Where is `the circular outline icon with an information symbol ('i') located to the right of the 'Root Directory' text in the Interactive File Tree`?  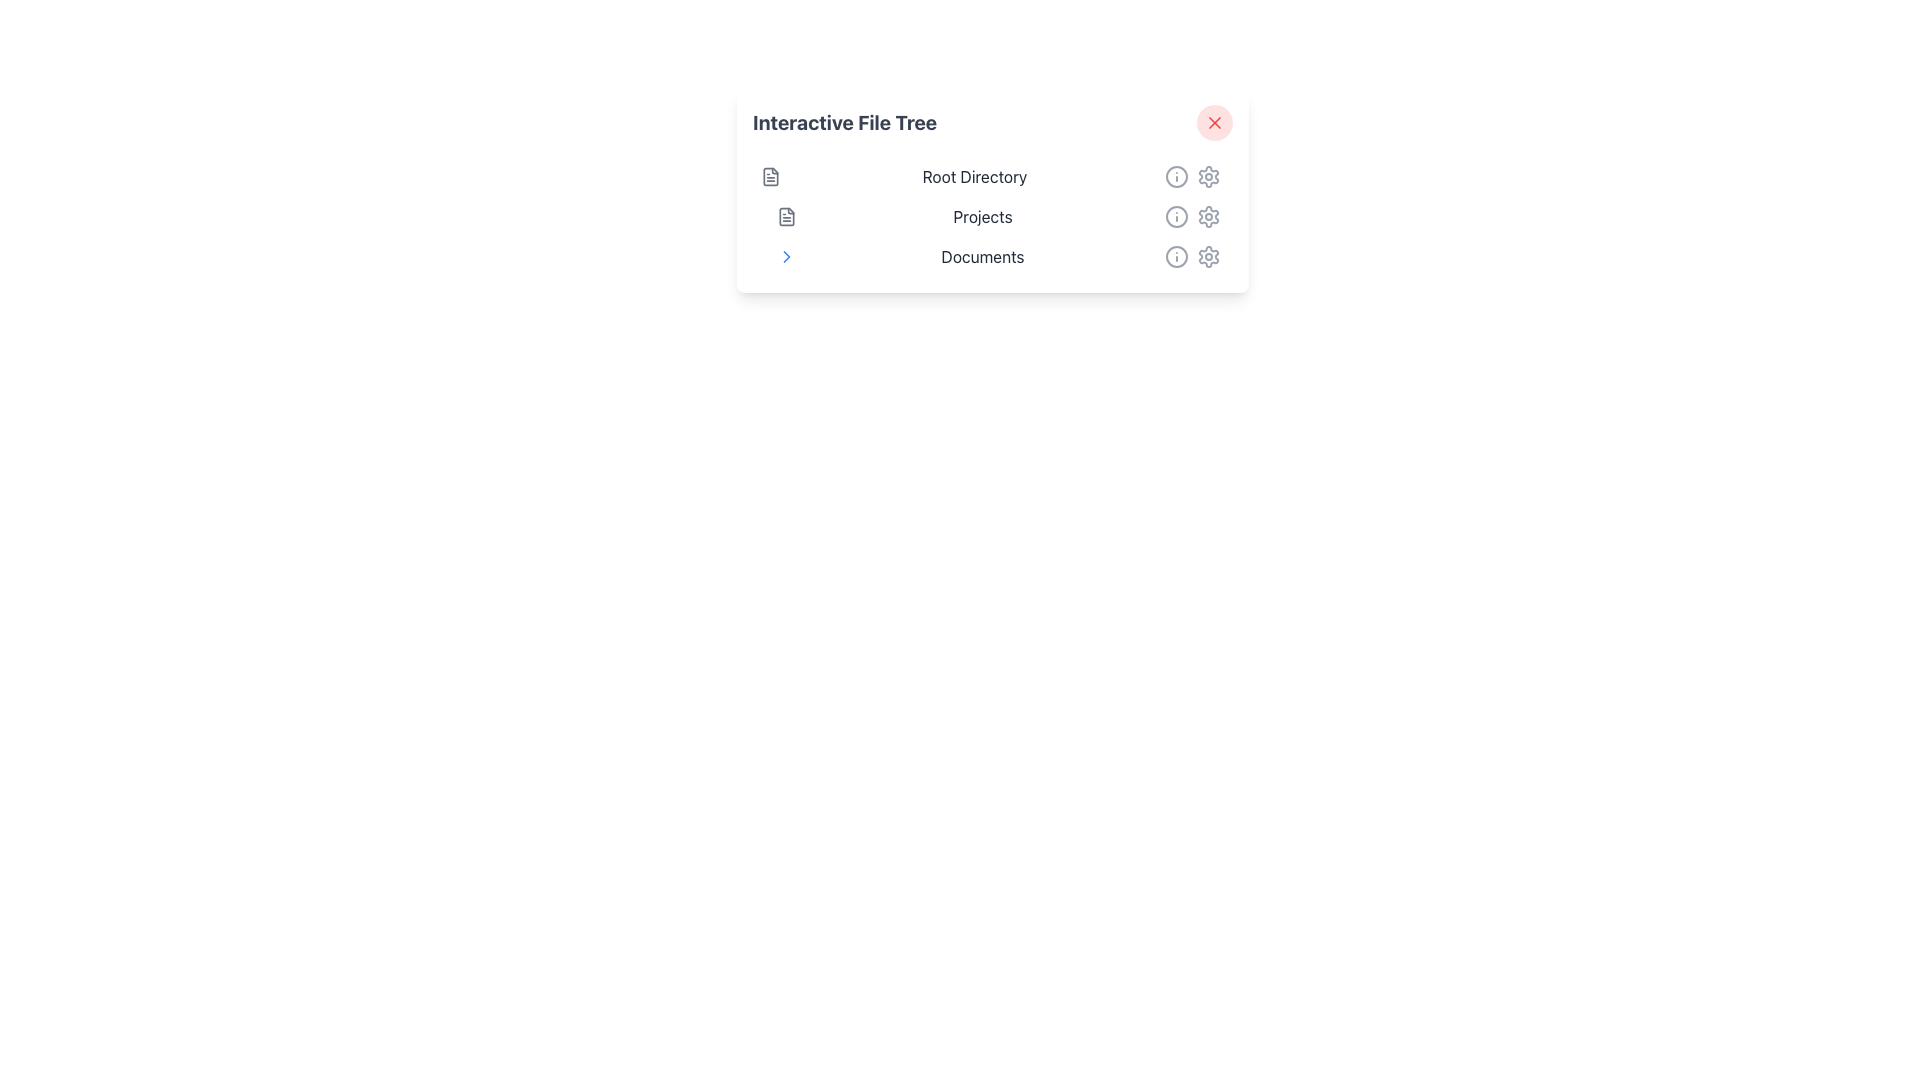 the circular outline icon with an information symbol ('i') located to the right of the 'Root Directory' text in the Interactive File Tree is located at coordinates (1176, 176).